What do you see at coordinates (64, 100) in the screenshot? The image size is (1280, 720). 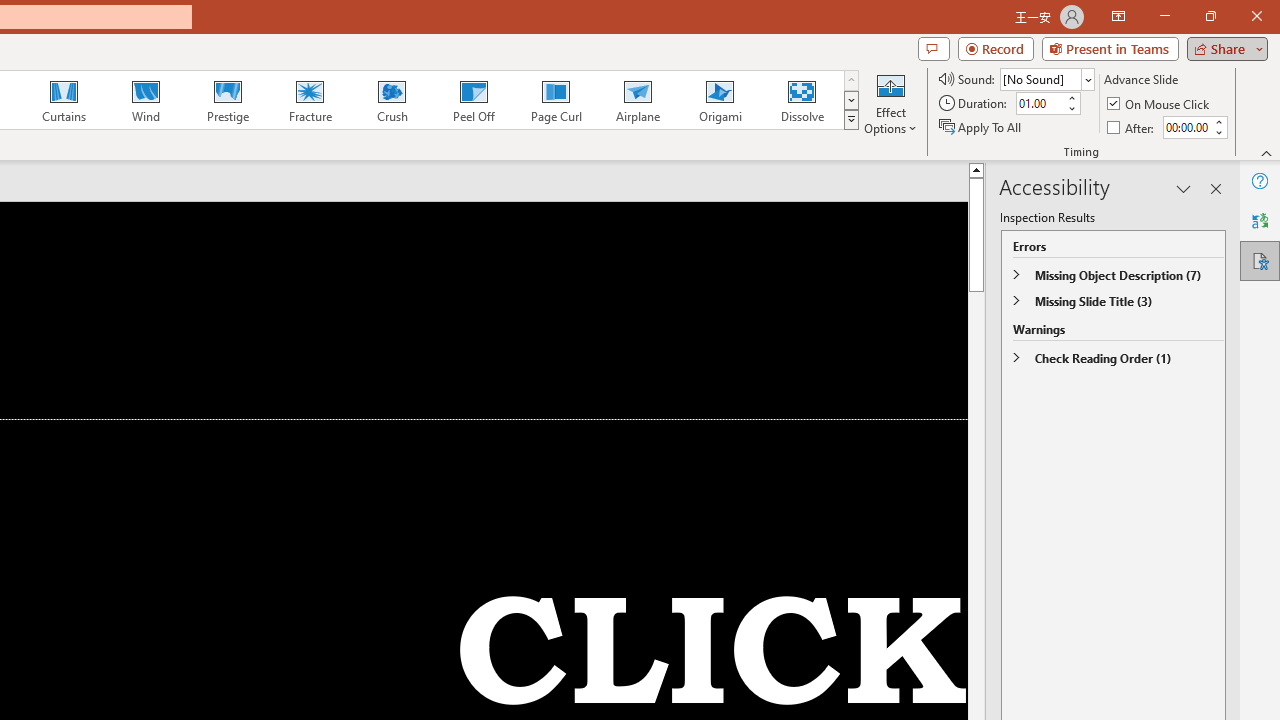 I see `'Curtains'` at bounding box center [64, 100].